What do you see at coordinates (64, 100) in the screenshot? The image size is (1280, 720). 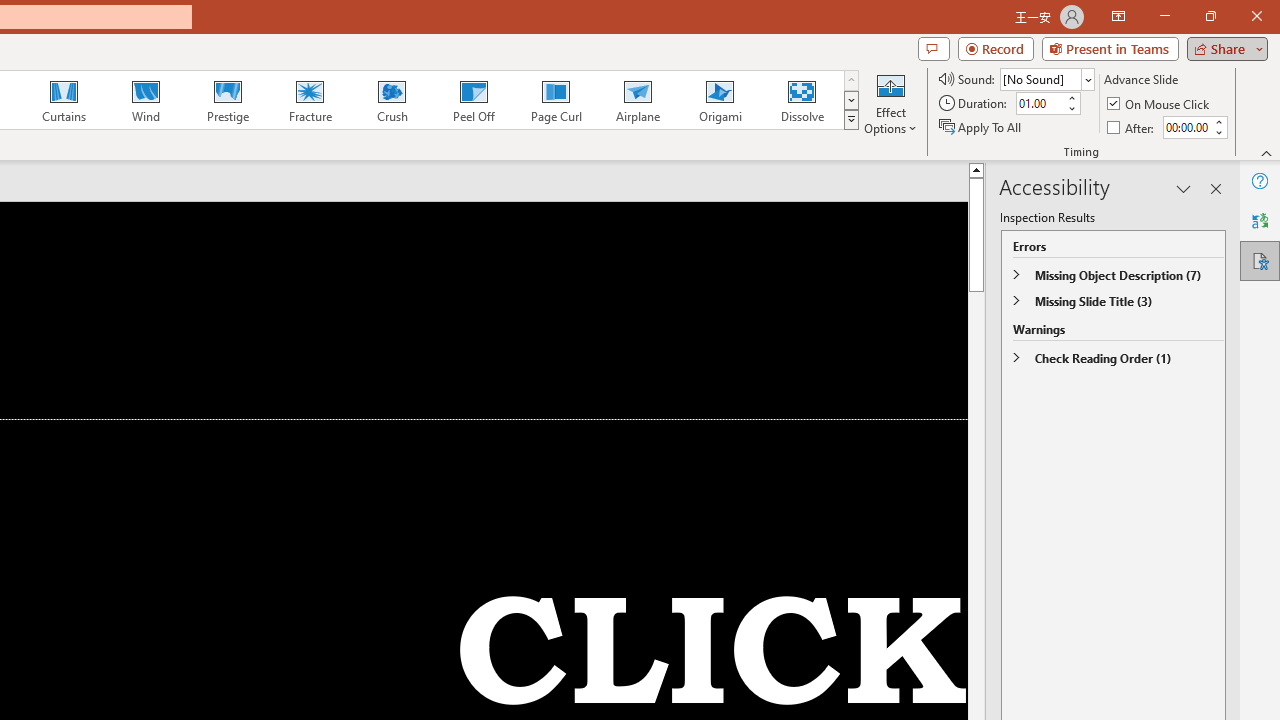 I see `'Curtains'` at bounding box center [64, 100].